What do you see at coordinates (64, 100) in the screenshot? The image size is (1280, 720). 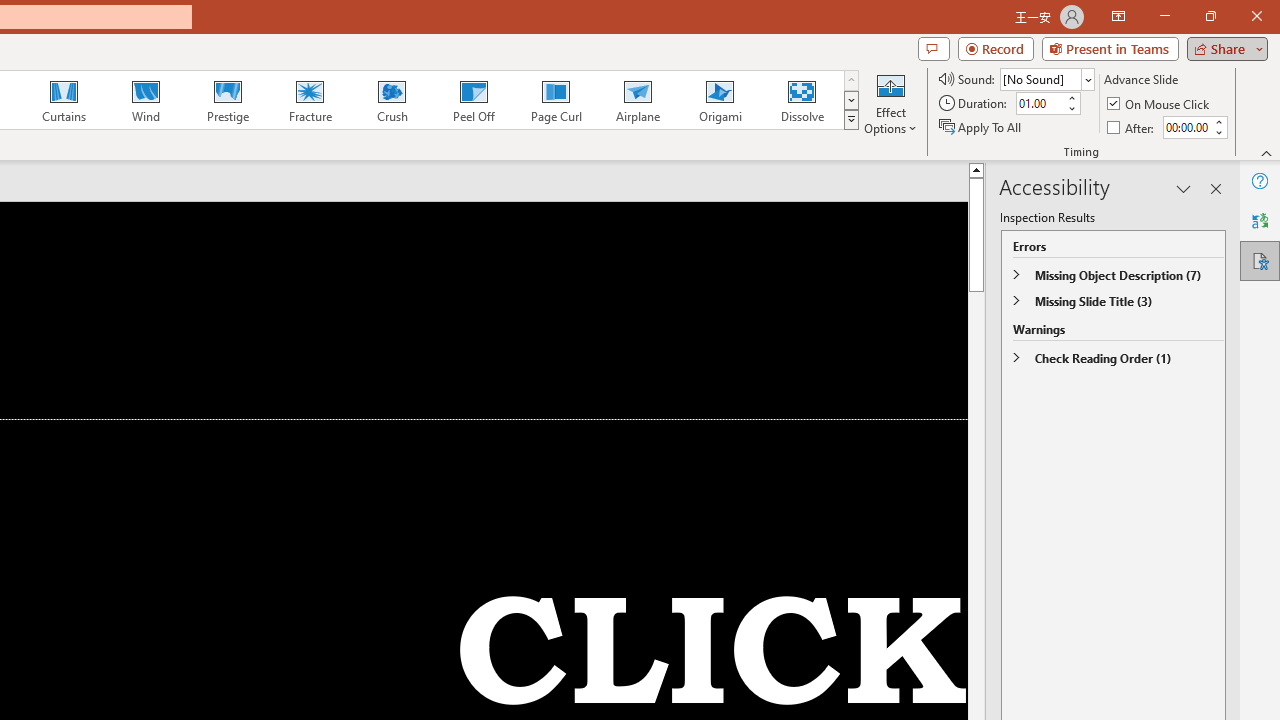 I see `'Curtains'` at bounding box center [64, 100].